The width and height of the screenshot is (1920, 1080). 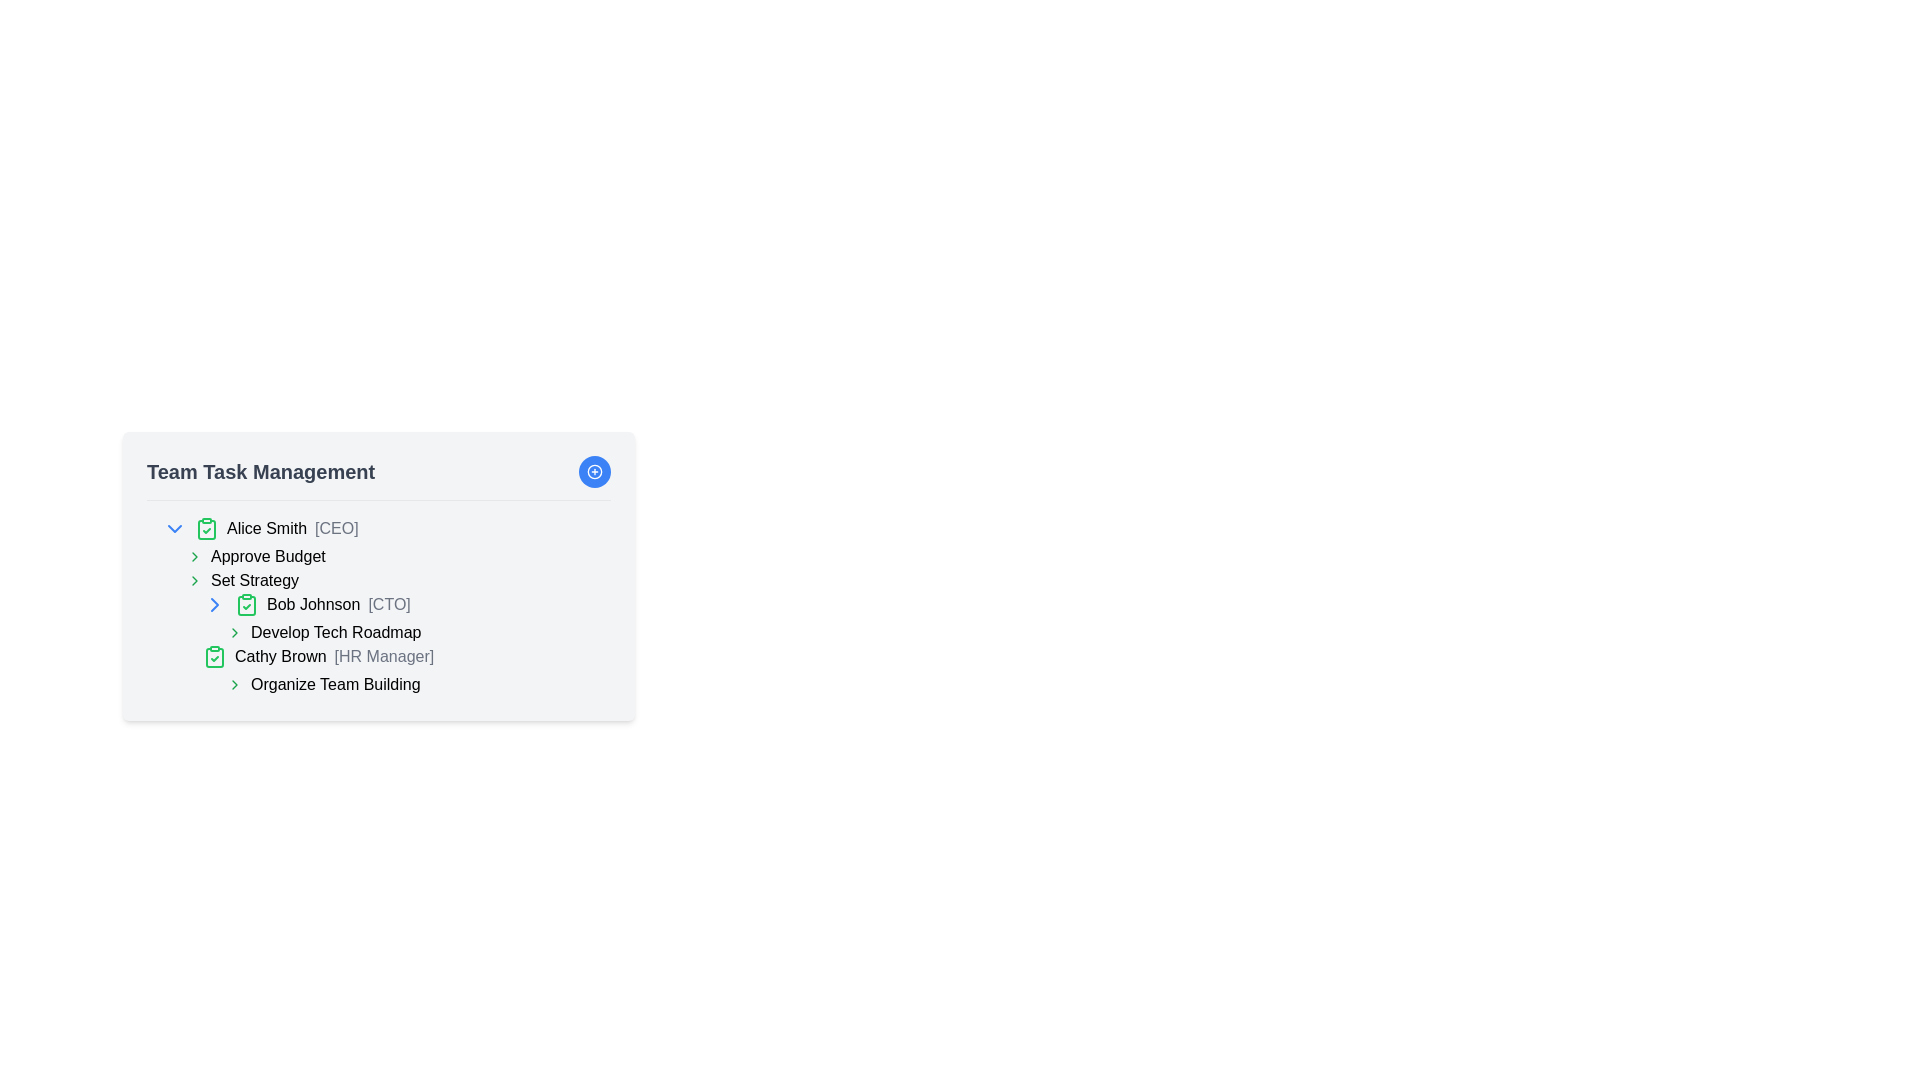 I want to click on the textual label for the individual under the HR Manager category, so click(x=406, y=671).